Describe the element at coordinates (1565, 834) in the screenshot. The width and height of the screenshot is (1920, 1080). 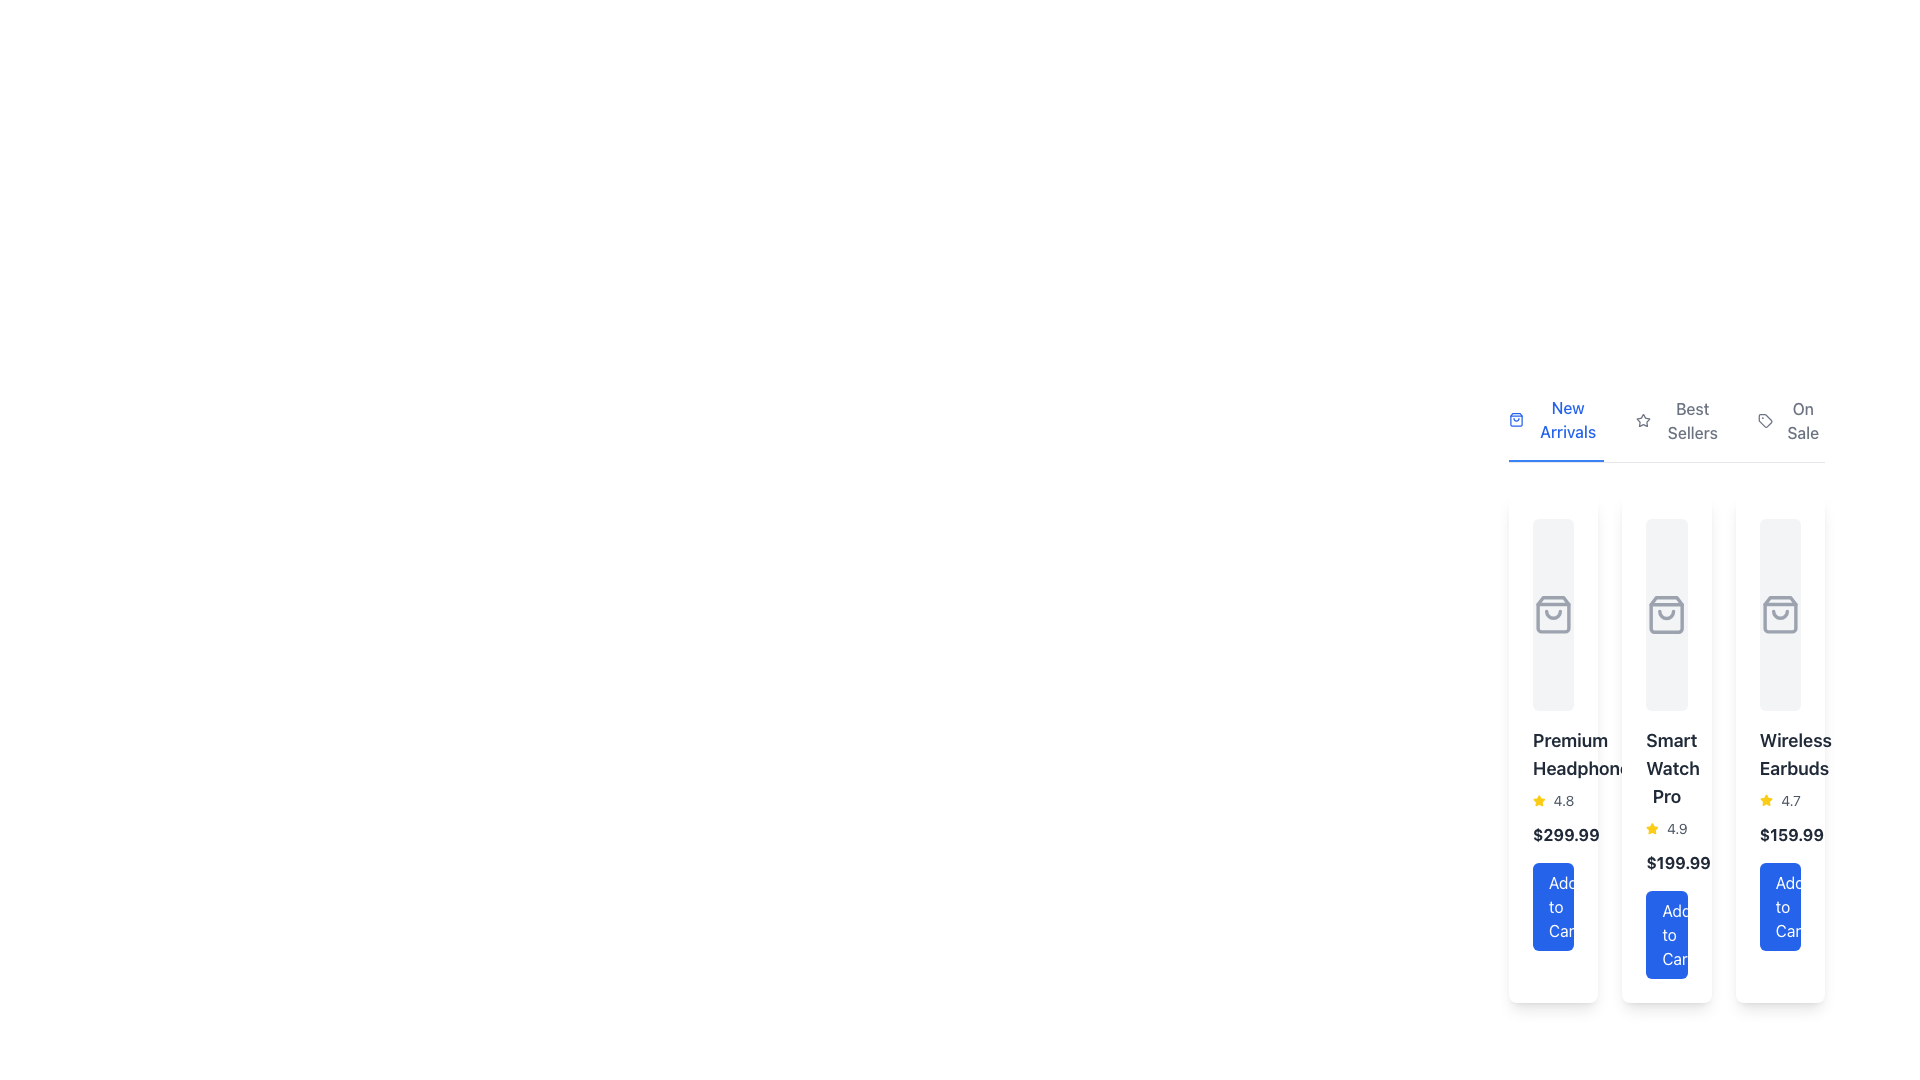
I see `the price label of the product listed under 'New Arrivals' for 'Premium Headphones', which is positioned above the 'Add to Cart' button` at that location.